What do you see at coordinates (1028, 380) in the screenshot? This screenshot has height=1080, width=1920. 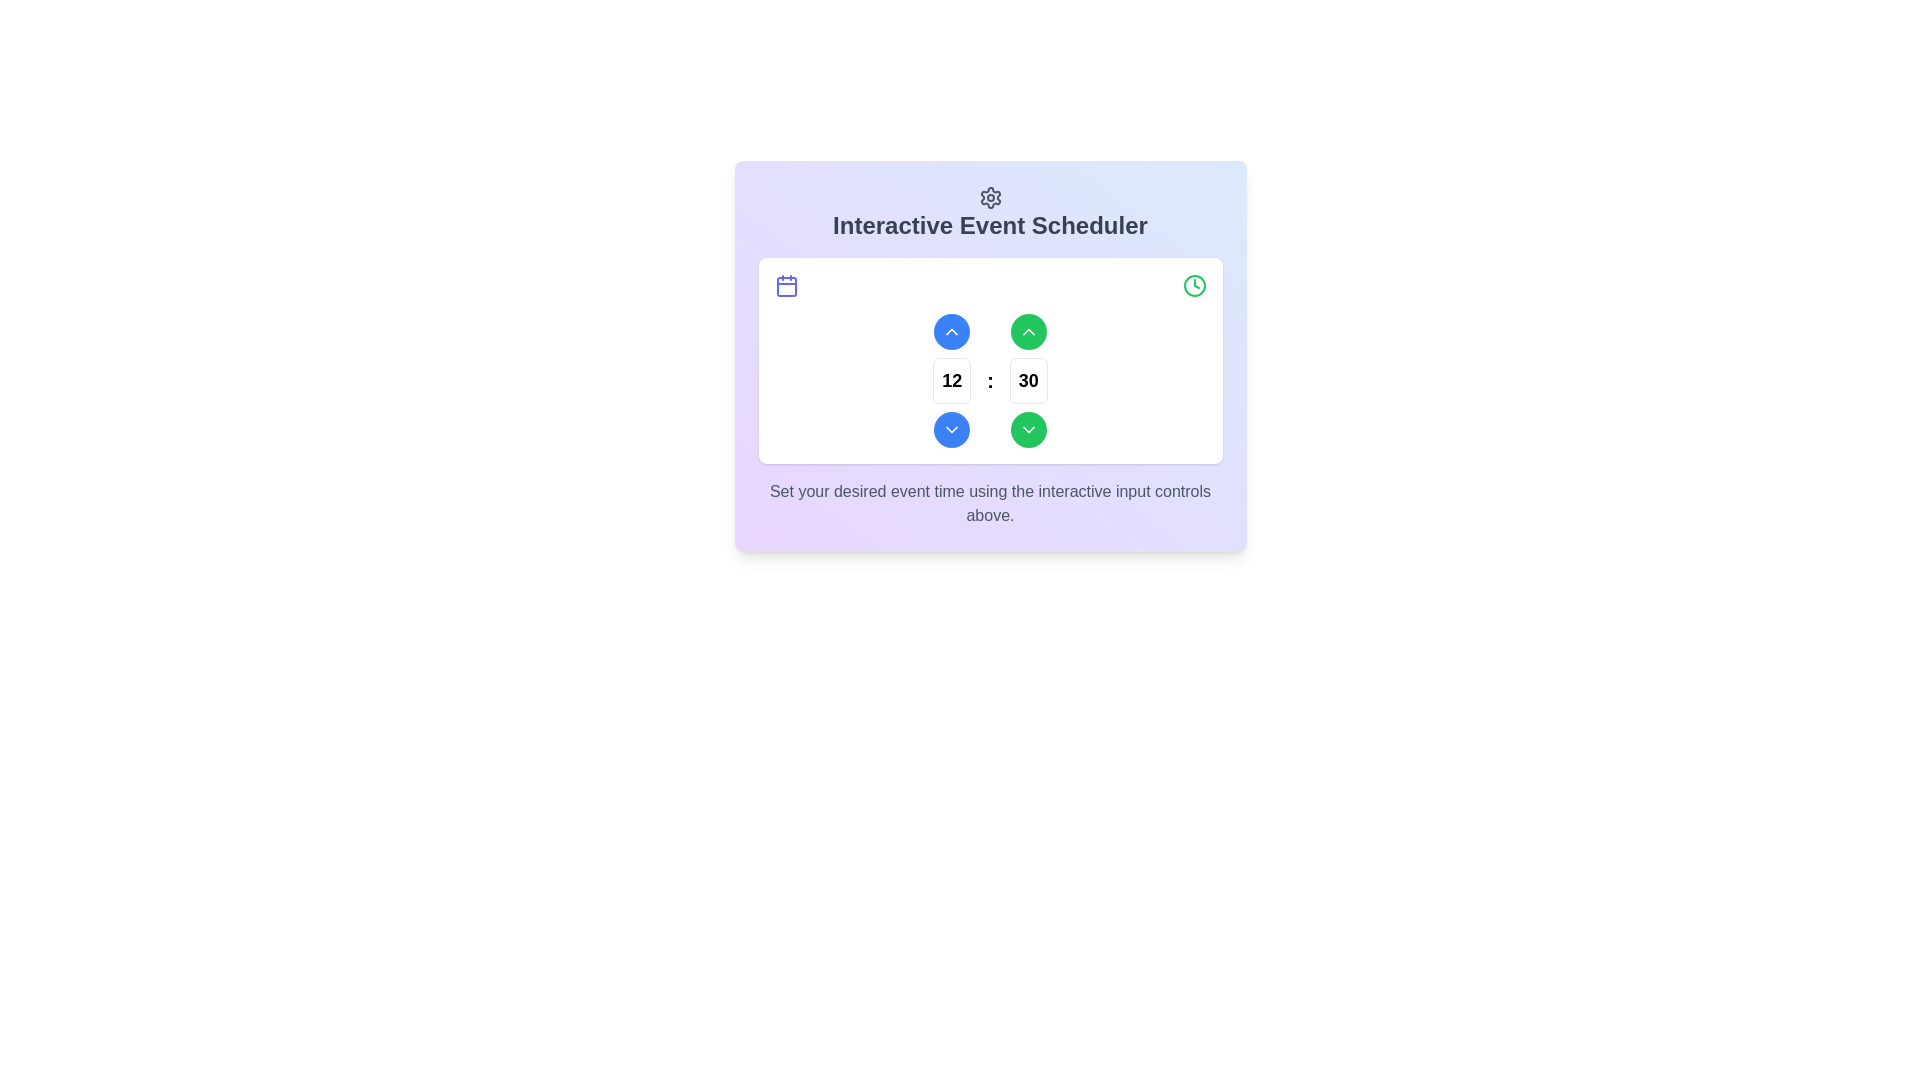 I see `the text display element that shows the current selected value for the minutes component of a time input mechanism, located centrally between the up and down arrow buttons` at bounding box center [1028, 380].